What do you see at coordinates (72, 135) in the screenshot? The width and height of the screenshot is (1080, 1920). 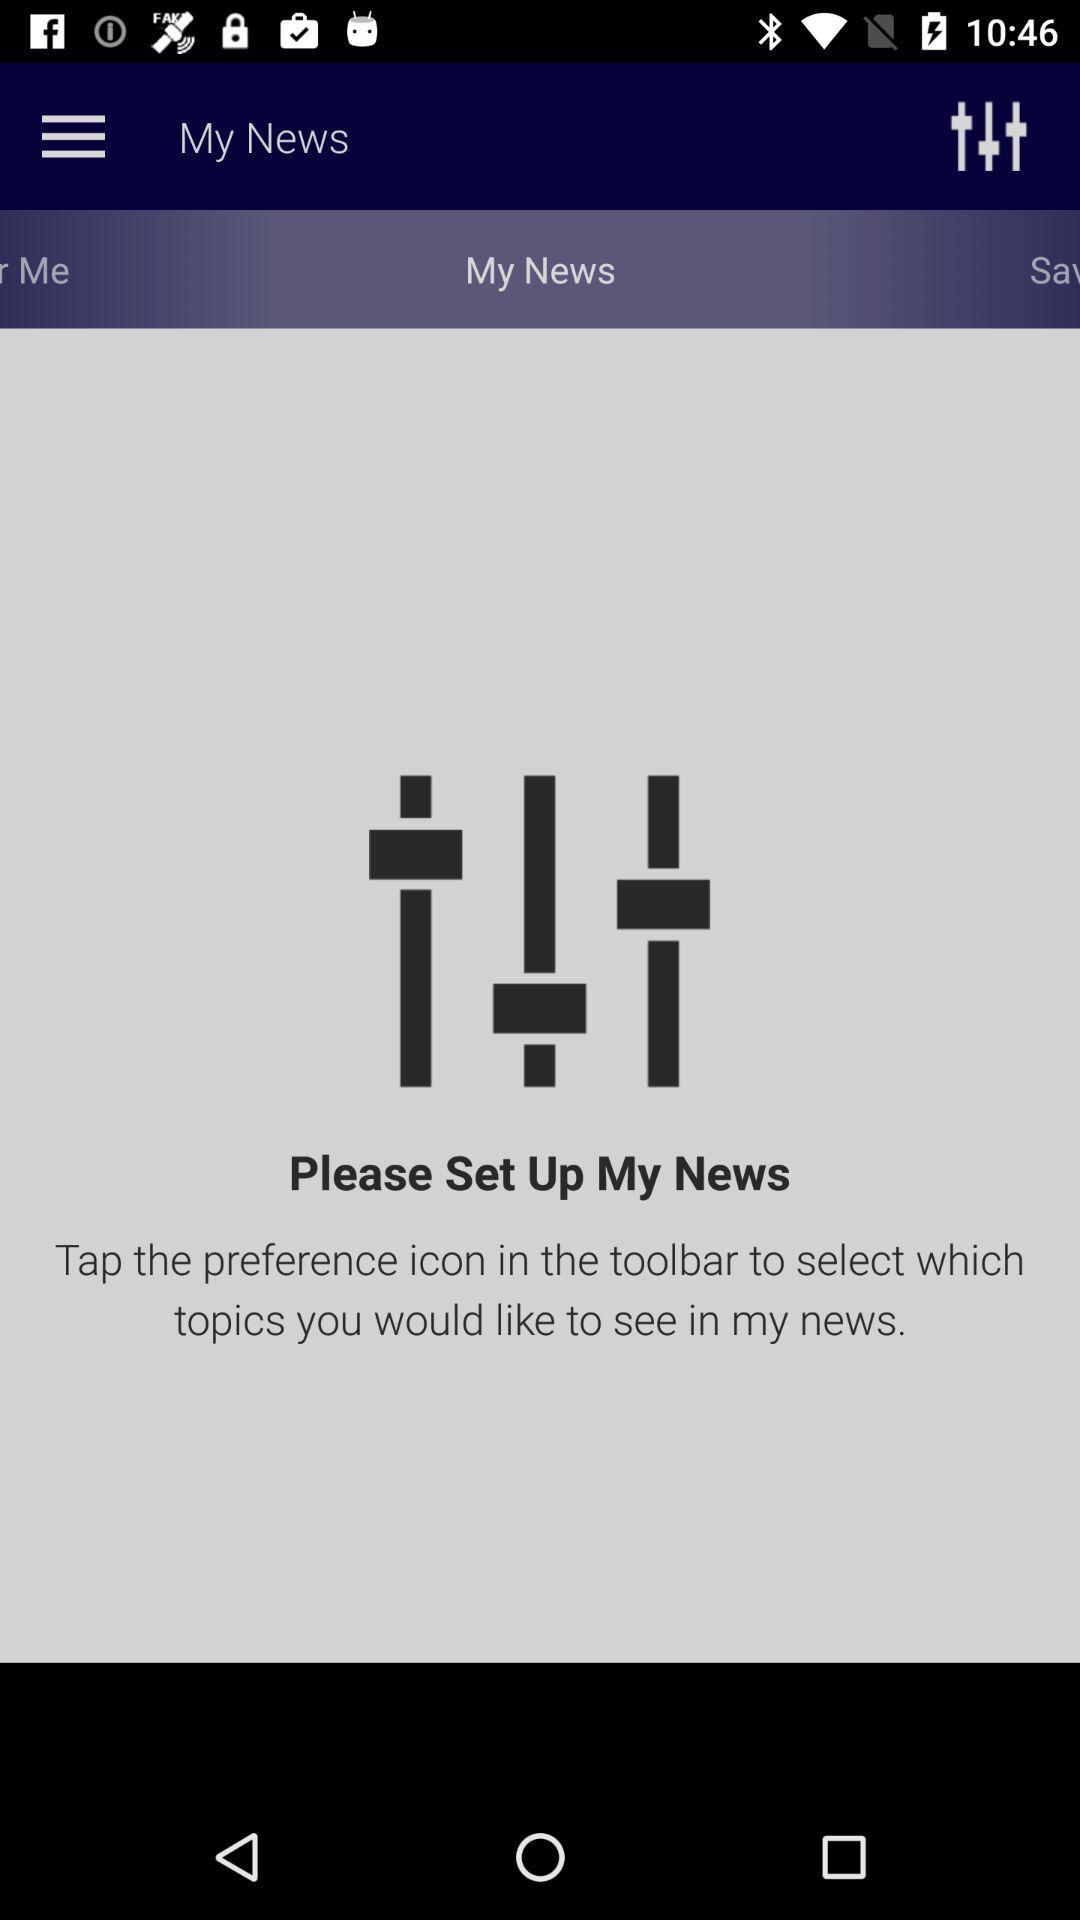 I see `options` at bounding box center [72, 135].